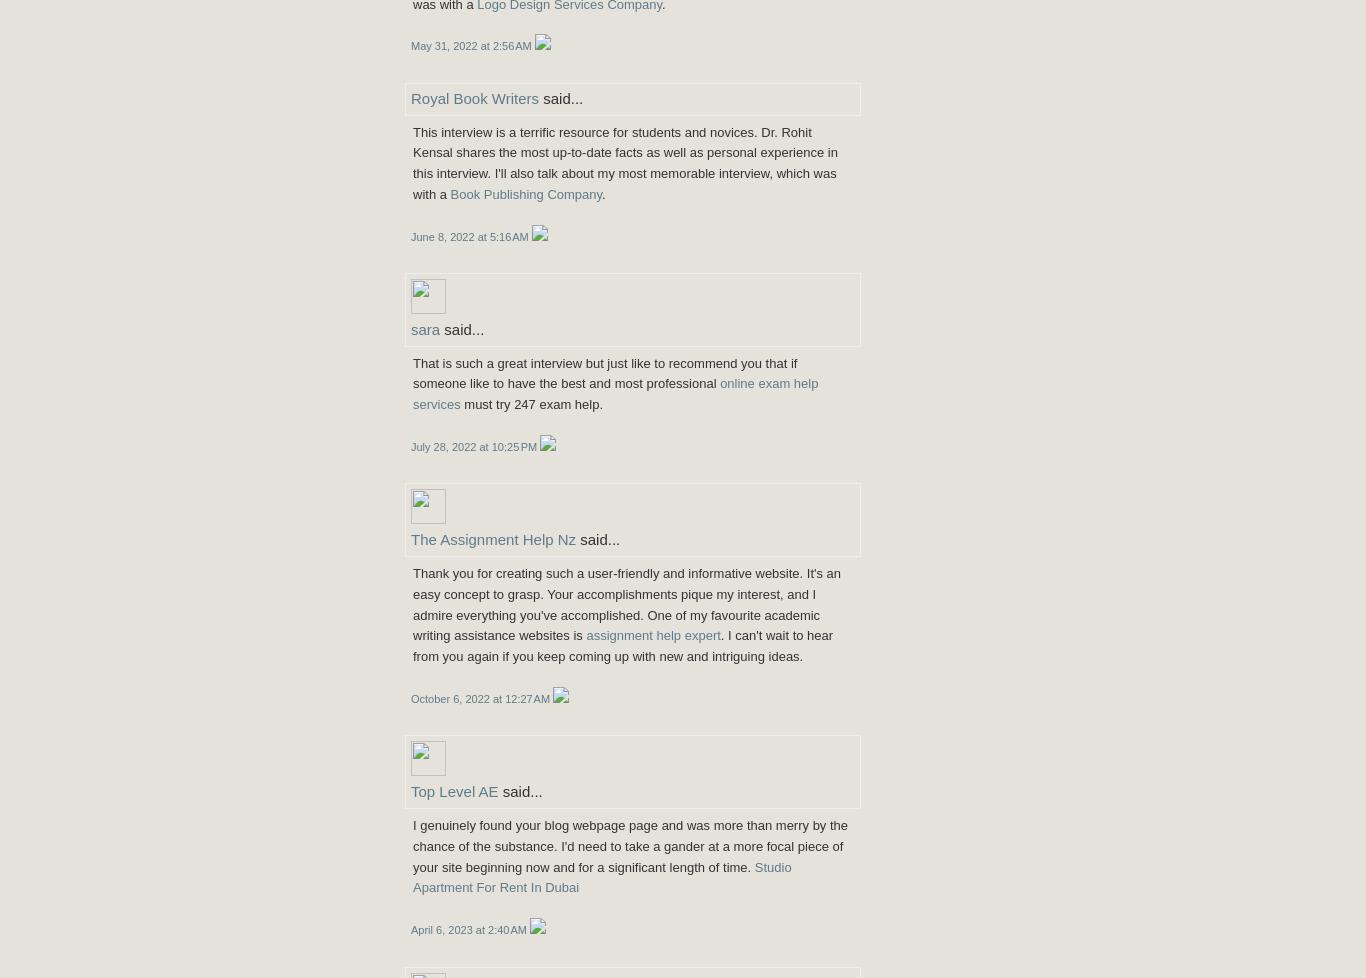  I want to click on 'Top Level AE', so click(453, 790).